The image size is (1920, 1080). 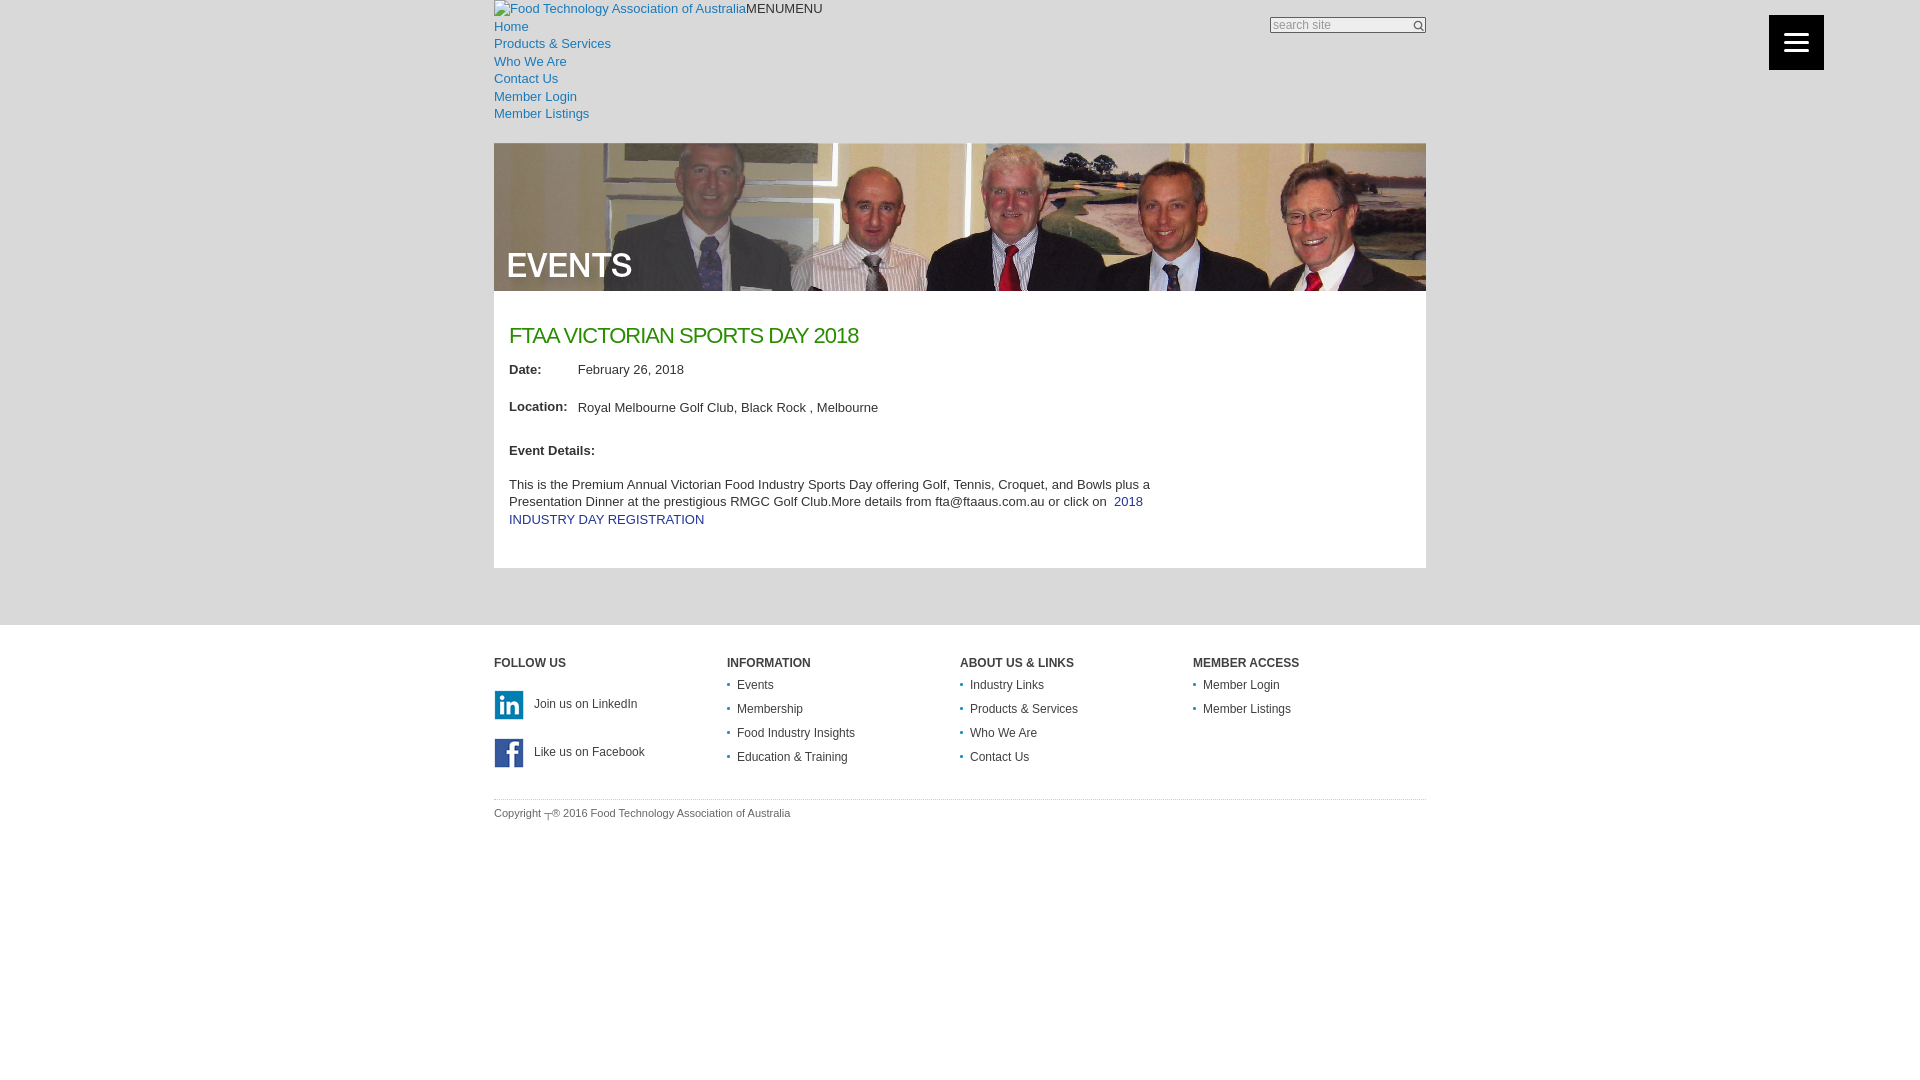 I want to click on 'Industry Links', so click(x=1007, y=684).